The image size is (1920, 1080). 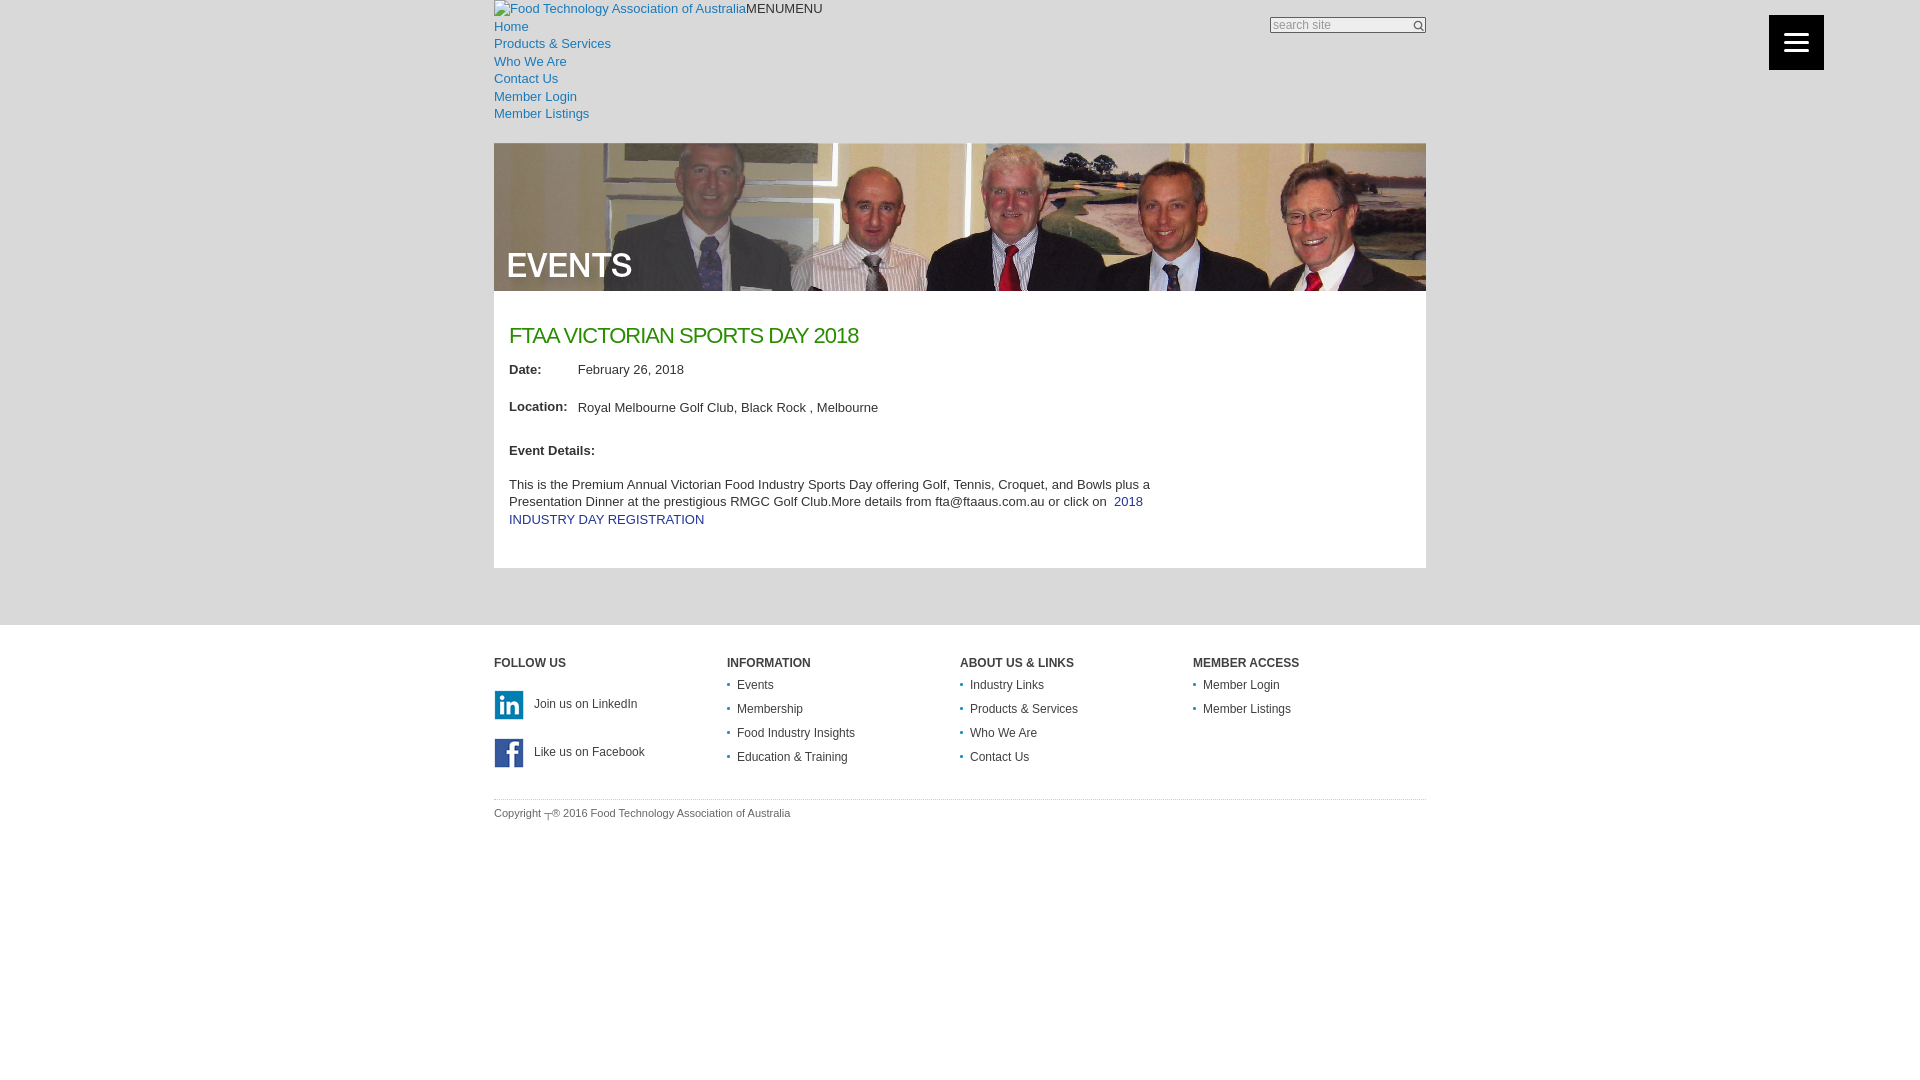 I want to click on 'Industry Links', so click(x=1007, y=684).